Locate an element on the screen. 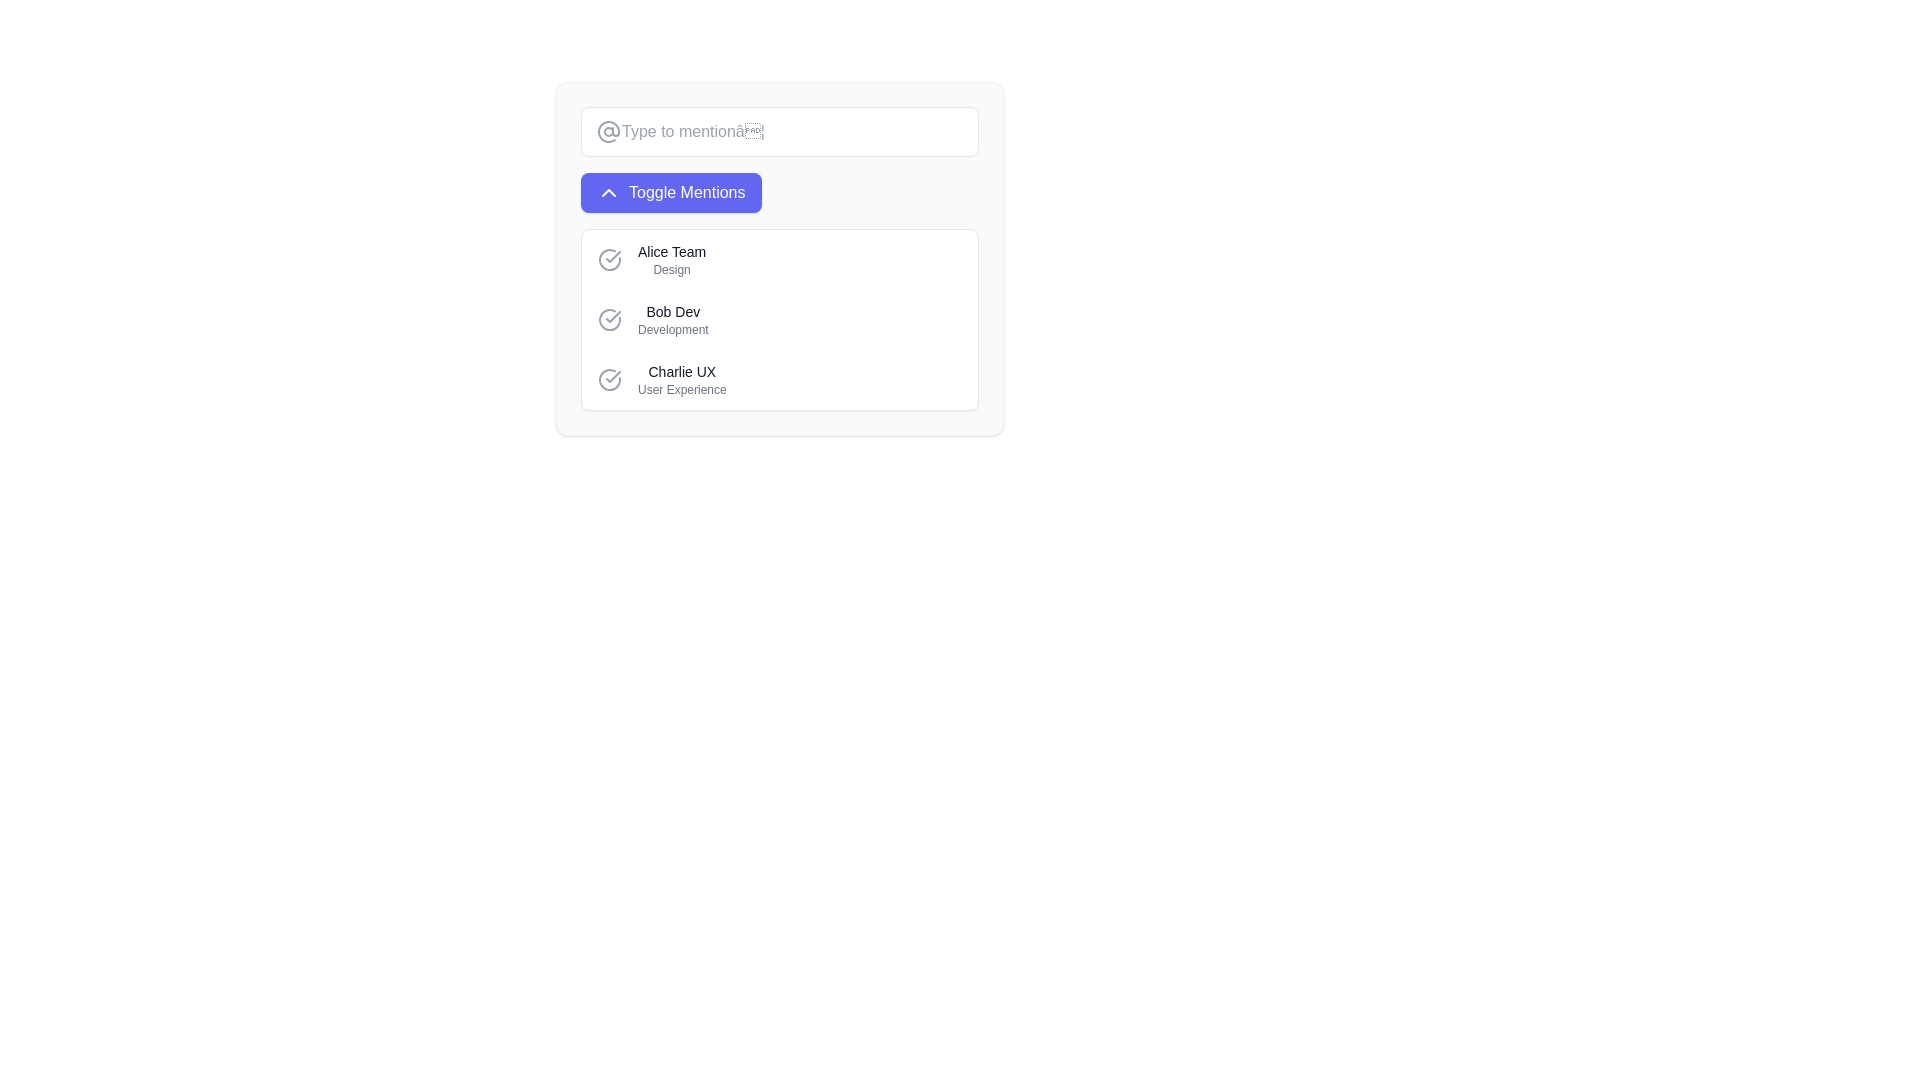 The height and width of the screenshot is (1080, 1920). the text label indicating the role or category associated with 'Bob Dev', located beneath the text 'Bob Dev' is located at coordinates (673, 329).